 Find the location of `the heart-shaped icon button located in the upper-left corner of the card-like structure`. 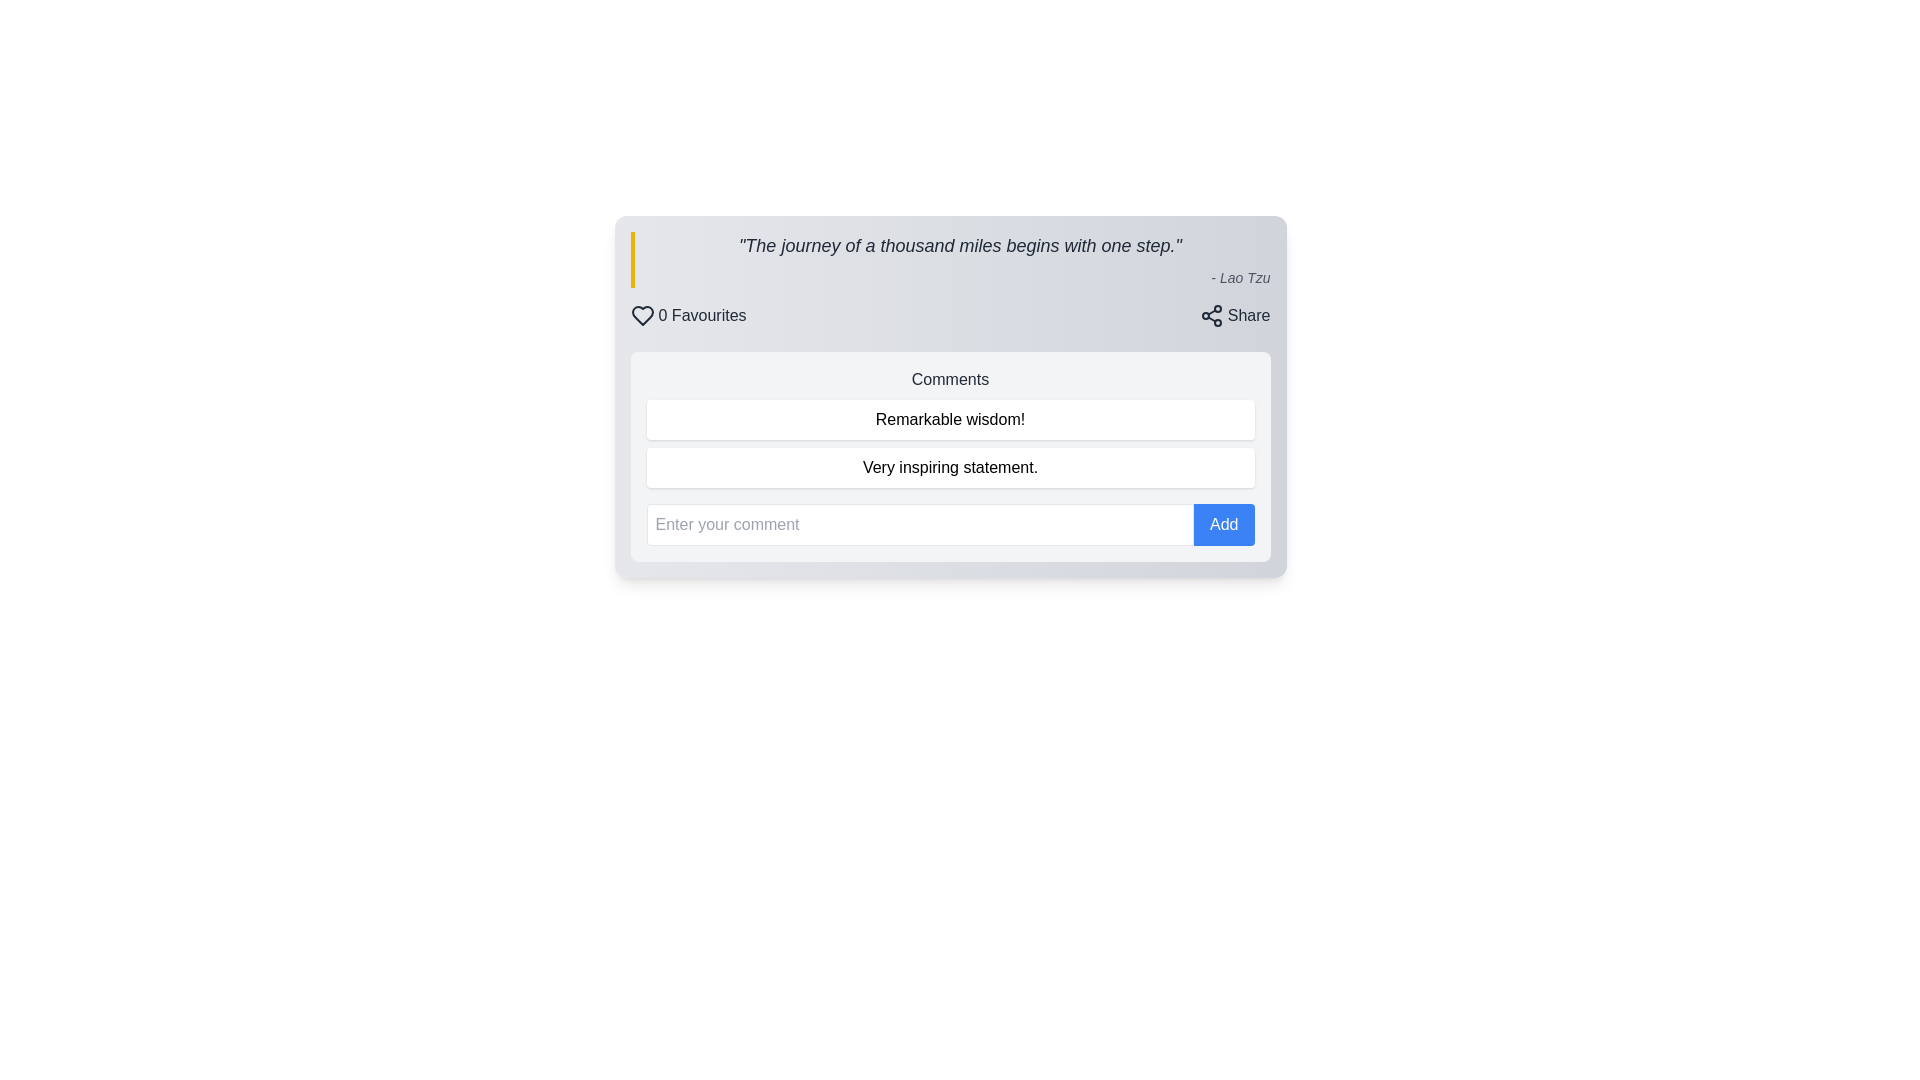

the heart-shaped icon button located in the upper-left corner of the card-like structure is located at coordinates (642, 315).